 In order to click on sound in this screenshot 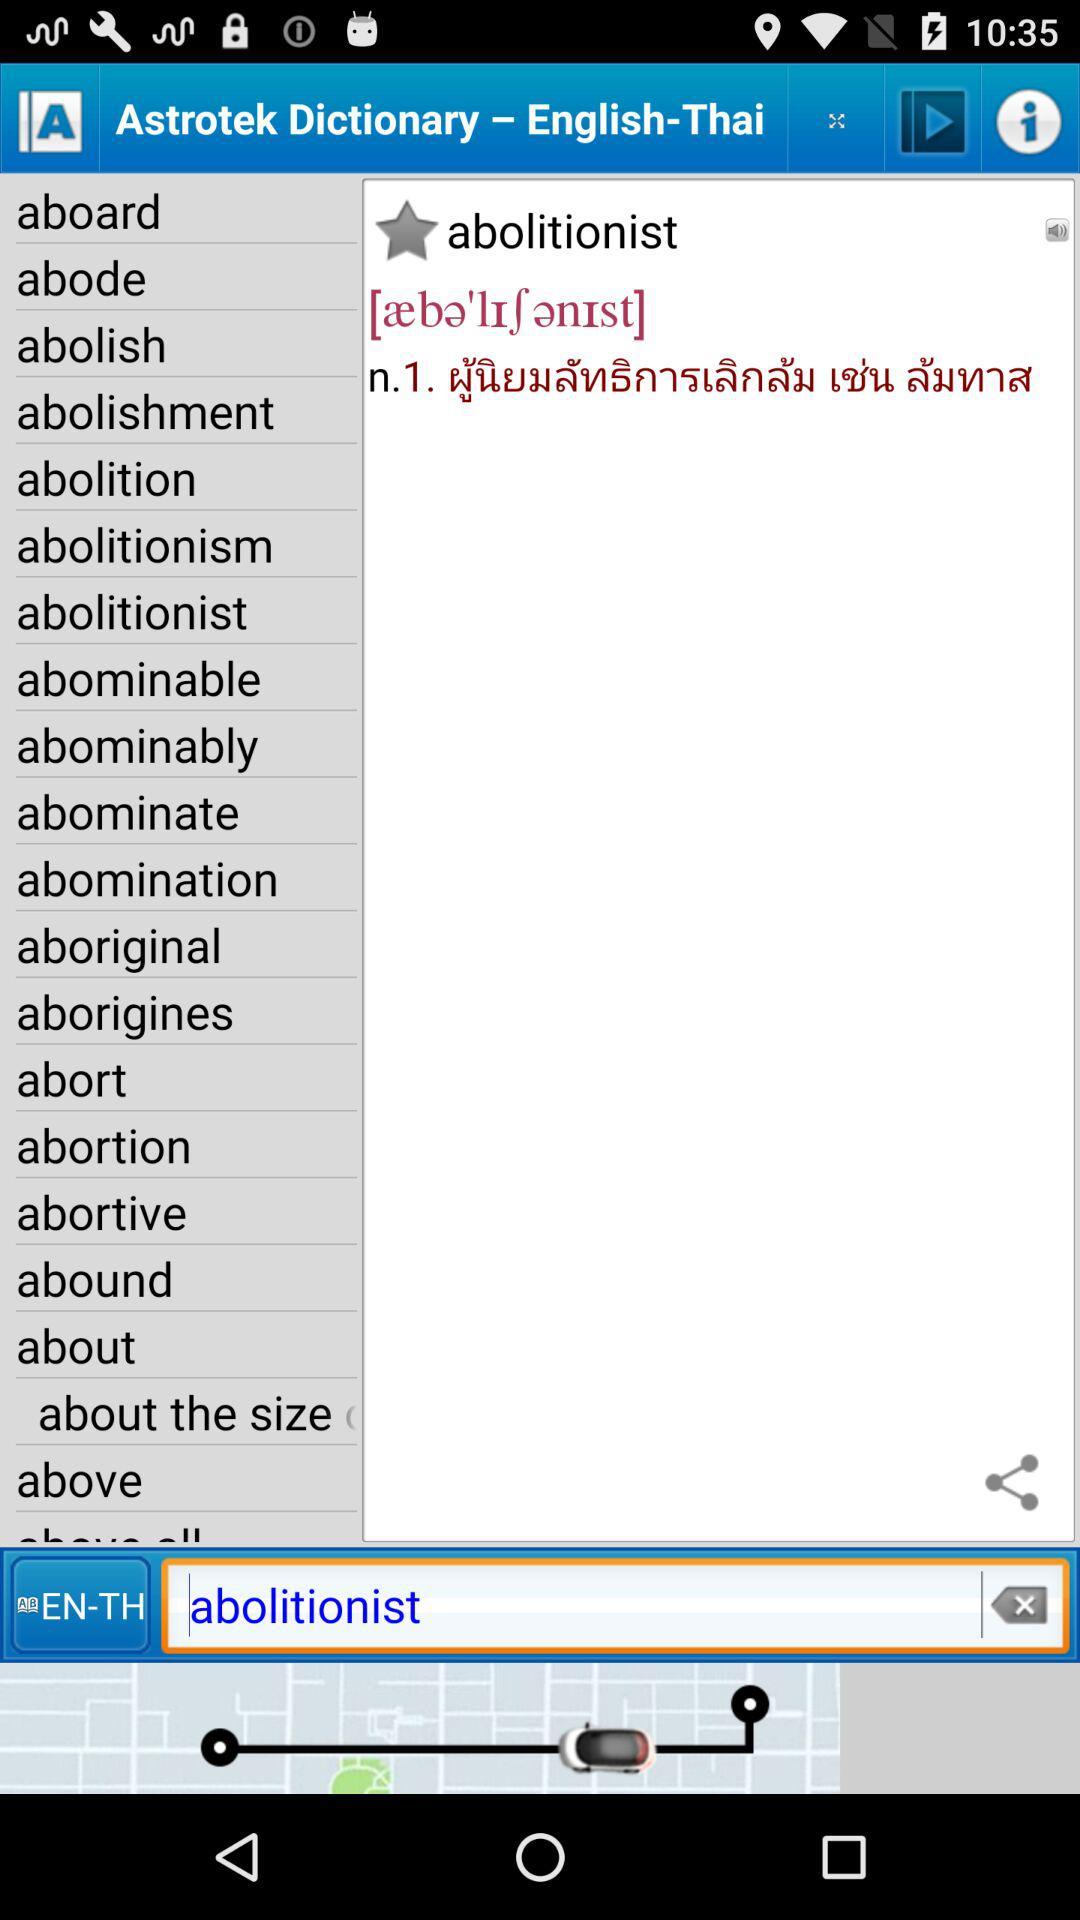, I will do `click(1056, 230)`.